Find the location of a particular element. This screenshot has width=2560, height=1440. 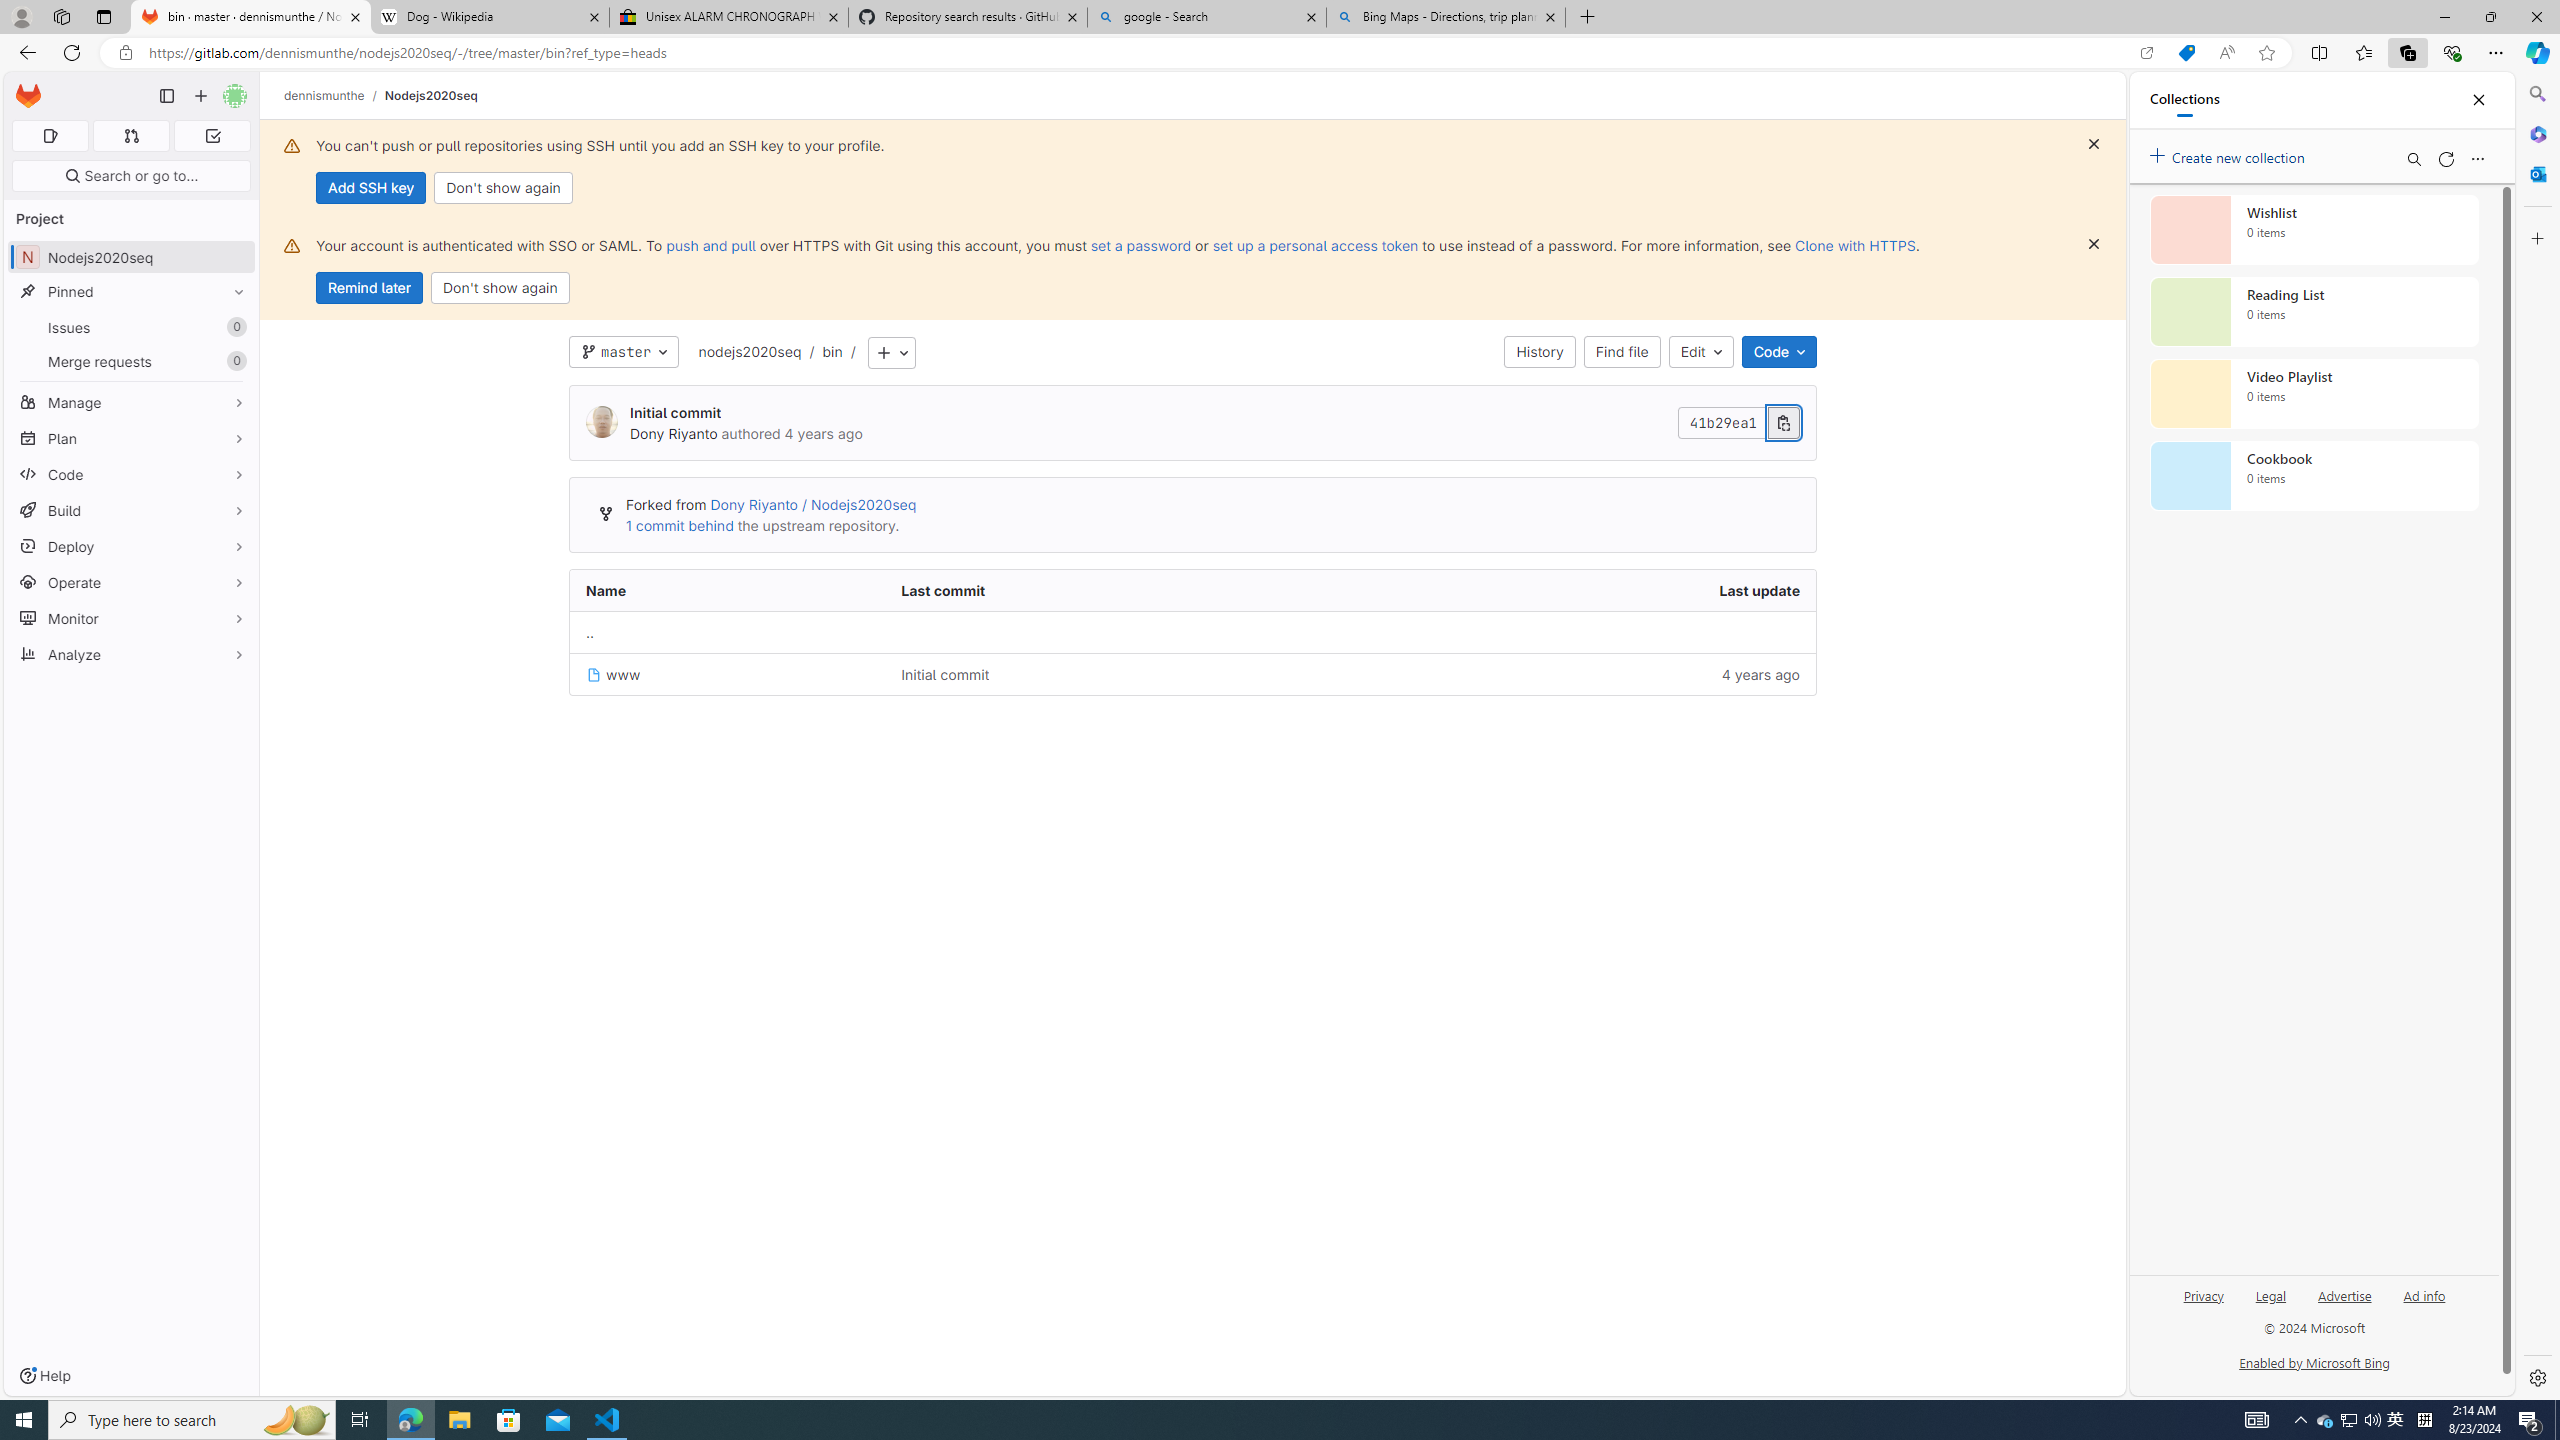

'Class: s16 position-relative file-icon' is located at coordinates (592, 674).